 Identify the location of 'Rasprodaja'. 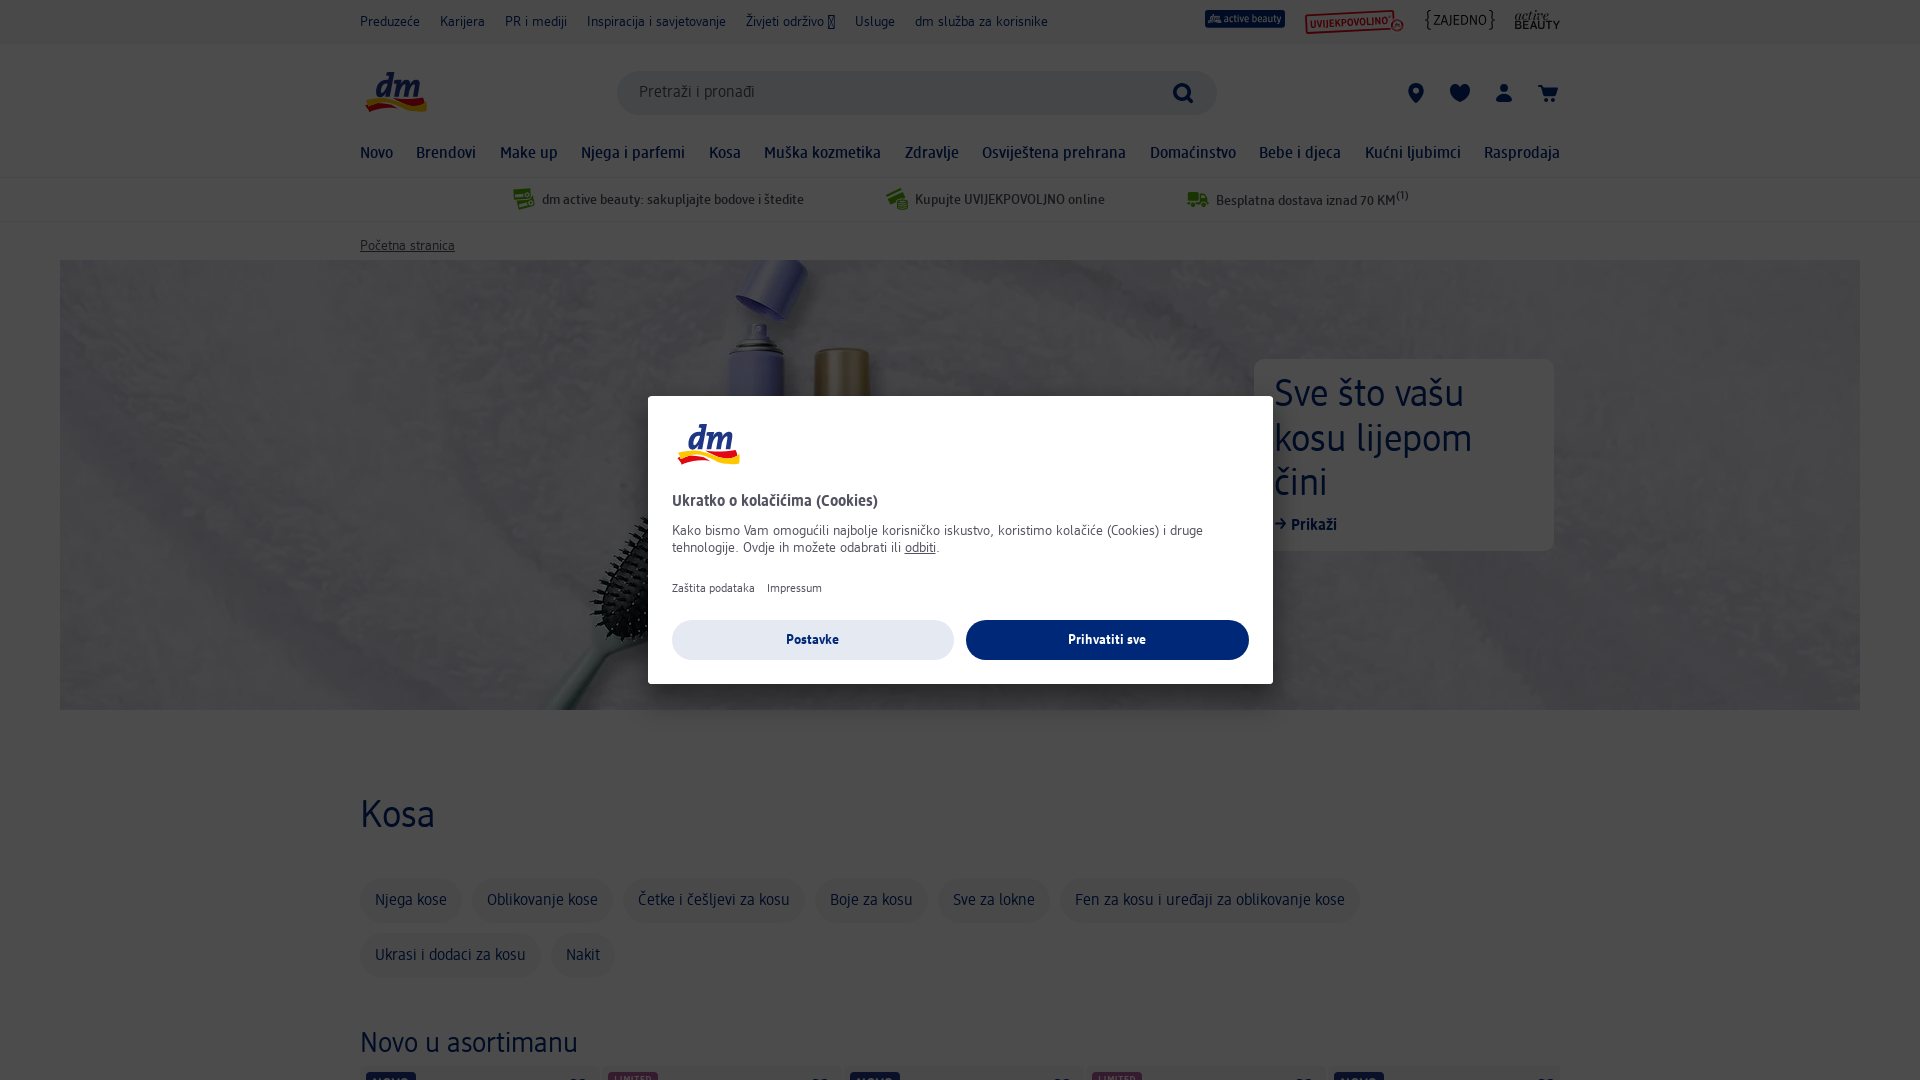
(1513, 153).